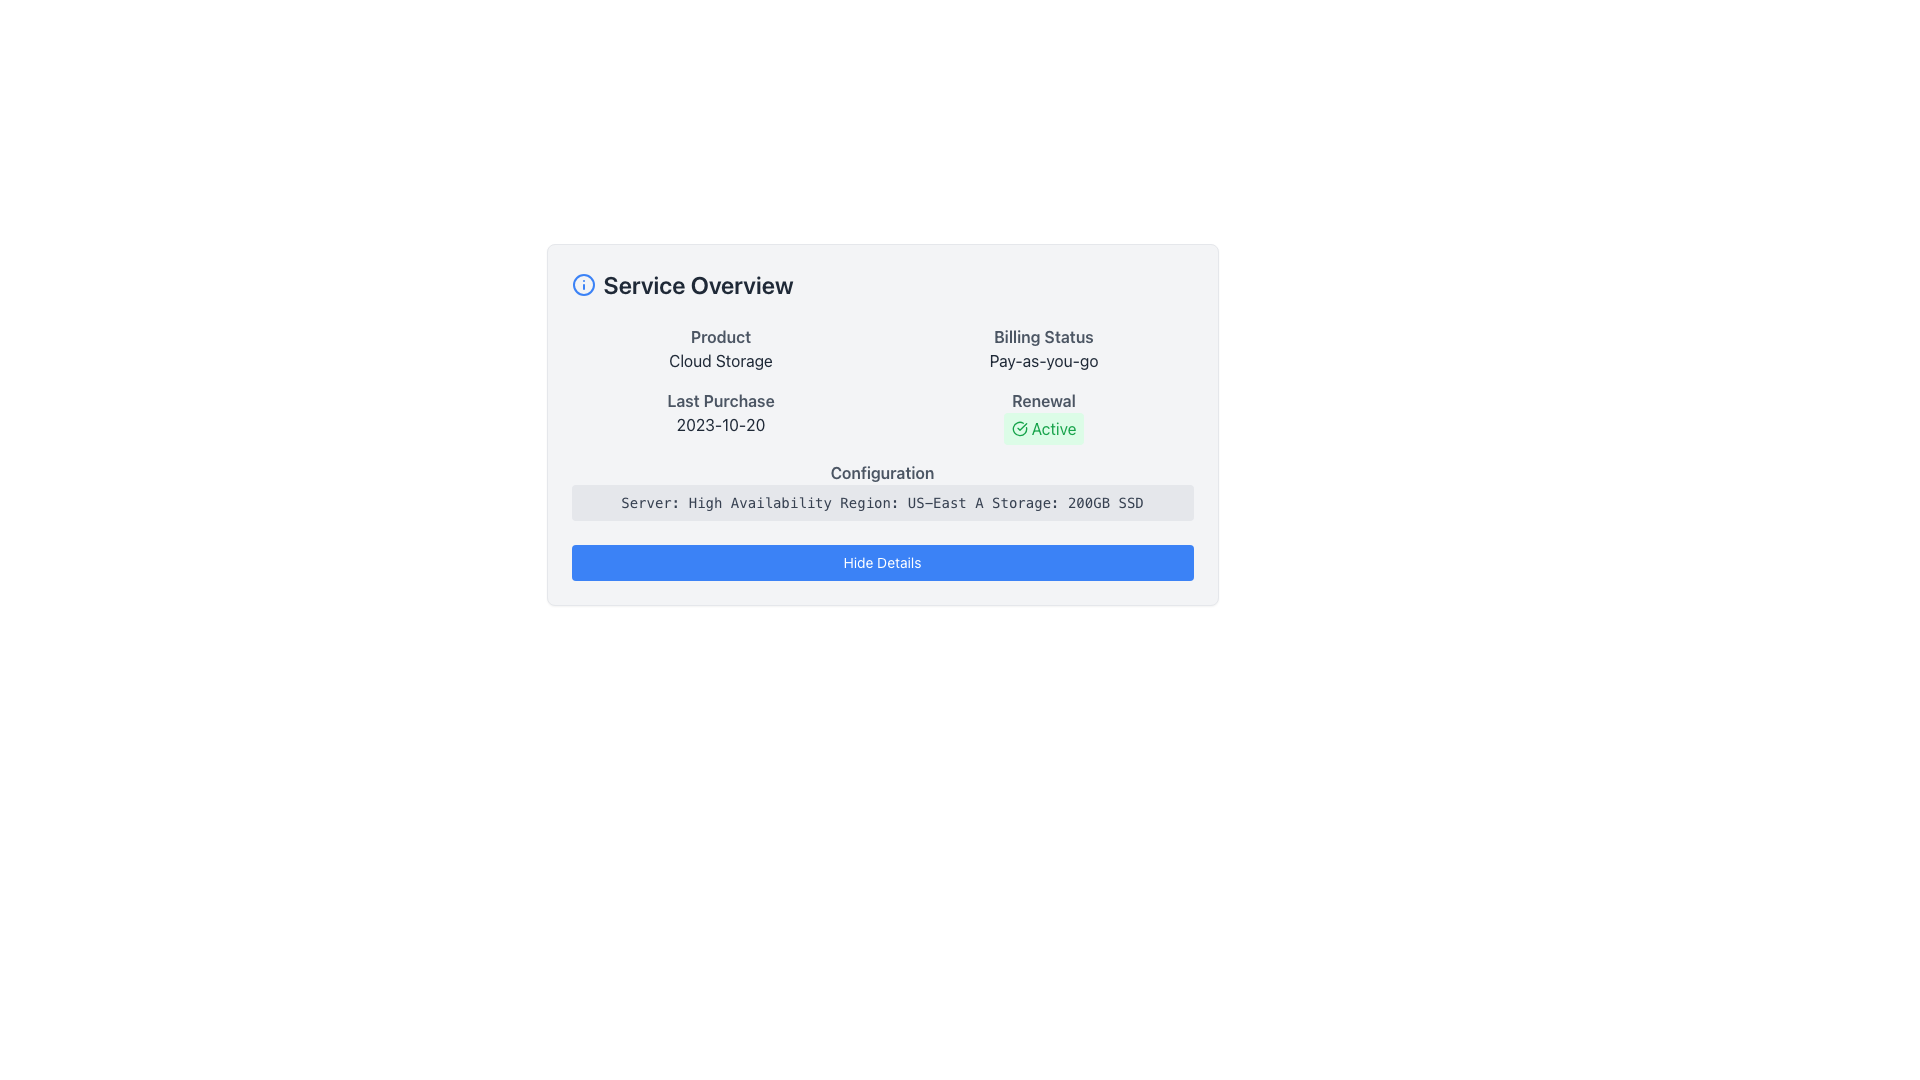 The height and width of the screenshot is (1080, 1920). I want to click on the static informational text indicating 'Pay-as-you-go' billing mode, located in the right column above the 'Renewal' information, so click(1042, 347).